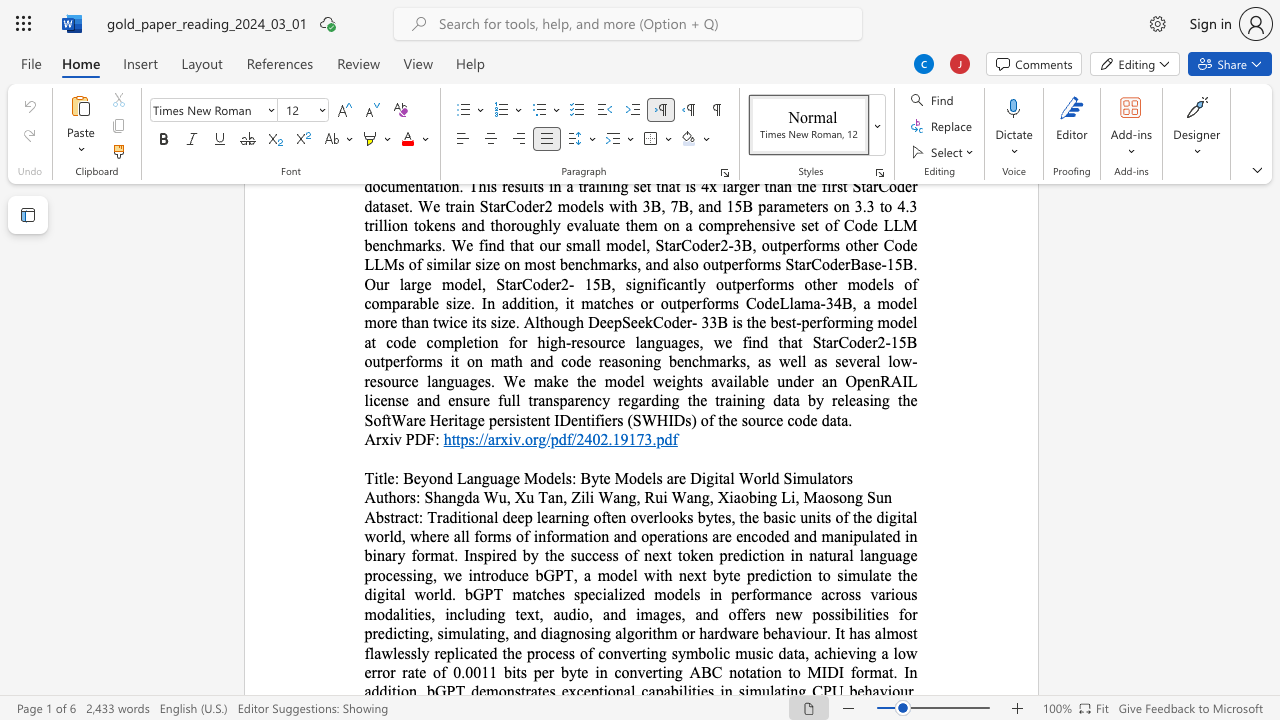 The width and height of the screenshot is (1280, 720). Describe the element at coordinates (781, 633) in the screenshot. I see `the 10th character "h" in the text` at that location.